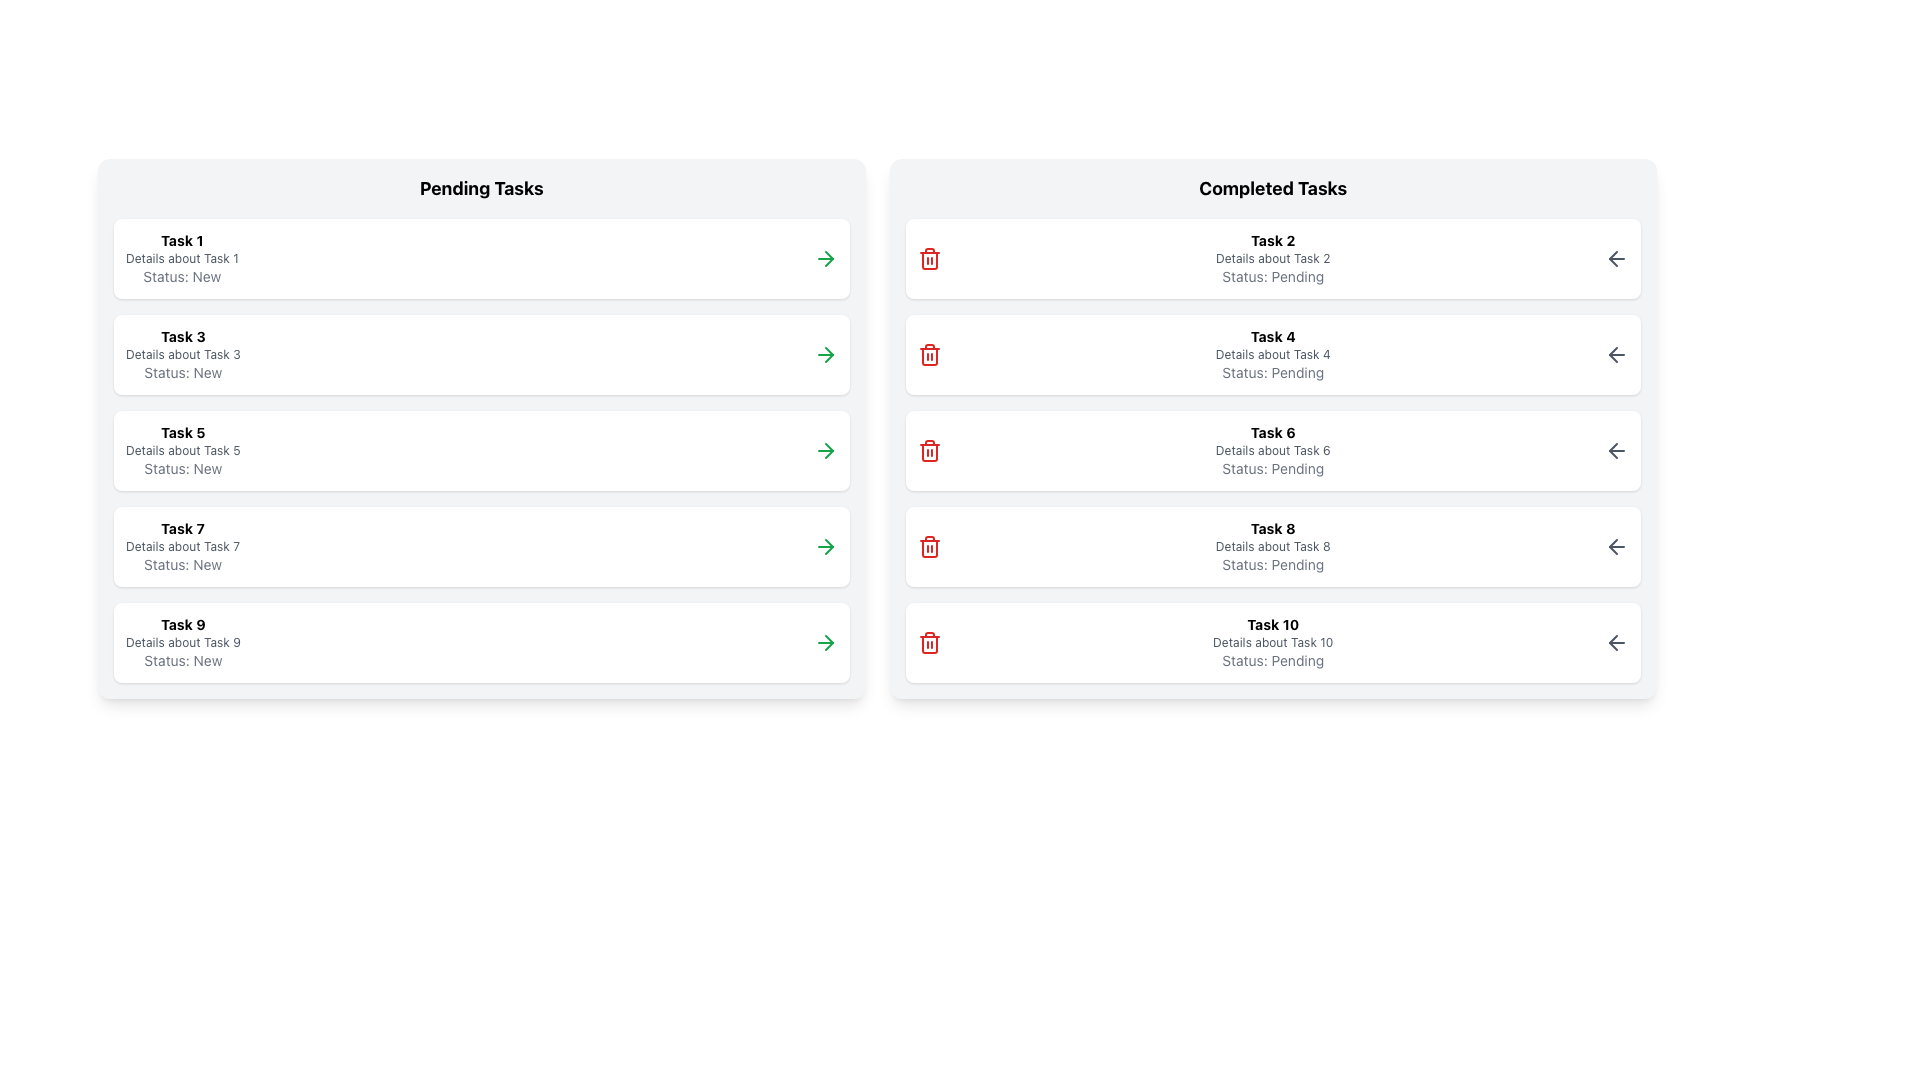  Describe the element at coordinates (825, 257) in the screenshot. I see `the SVG icon located in the bottom-right corner of the card containing 'Task 1'` at that location.